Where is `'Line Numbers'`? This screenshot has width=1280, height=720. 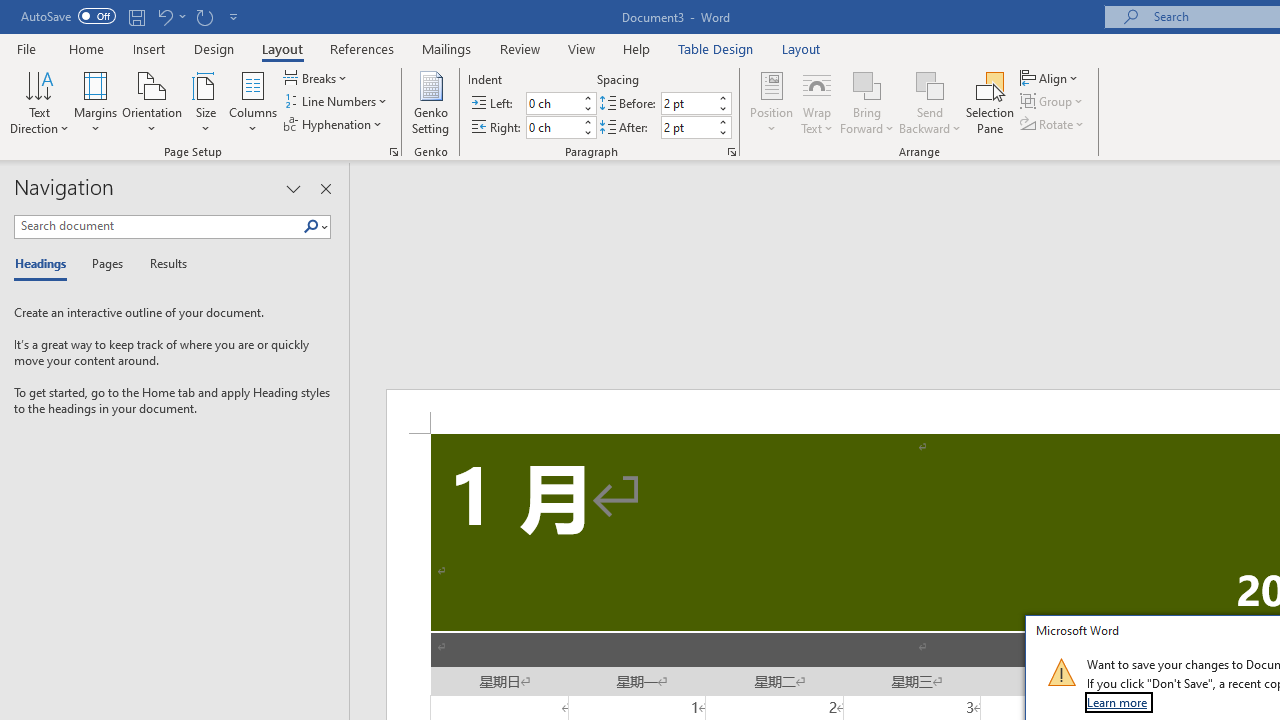
'Line Numbers' is located at coordinates (337, 101).